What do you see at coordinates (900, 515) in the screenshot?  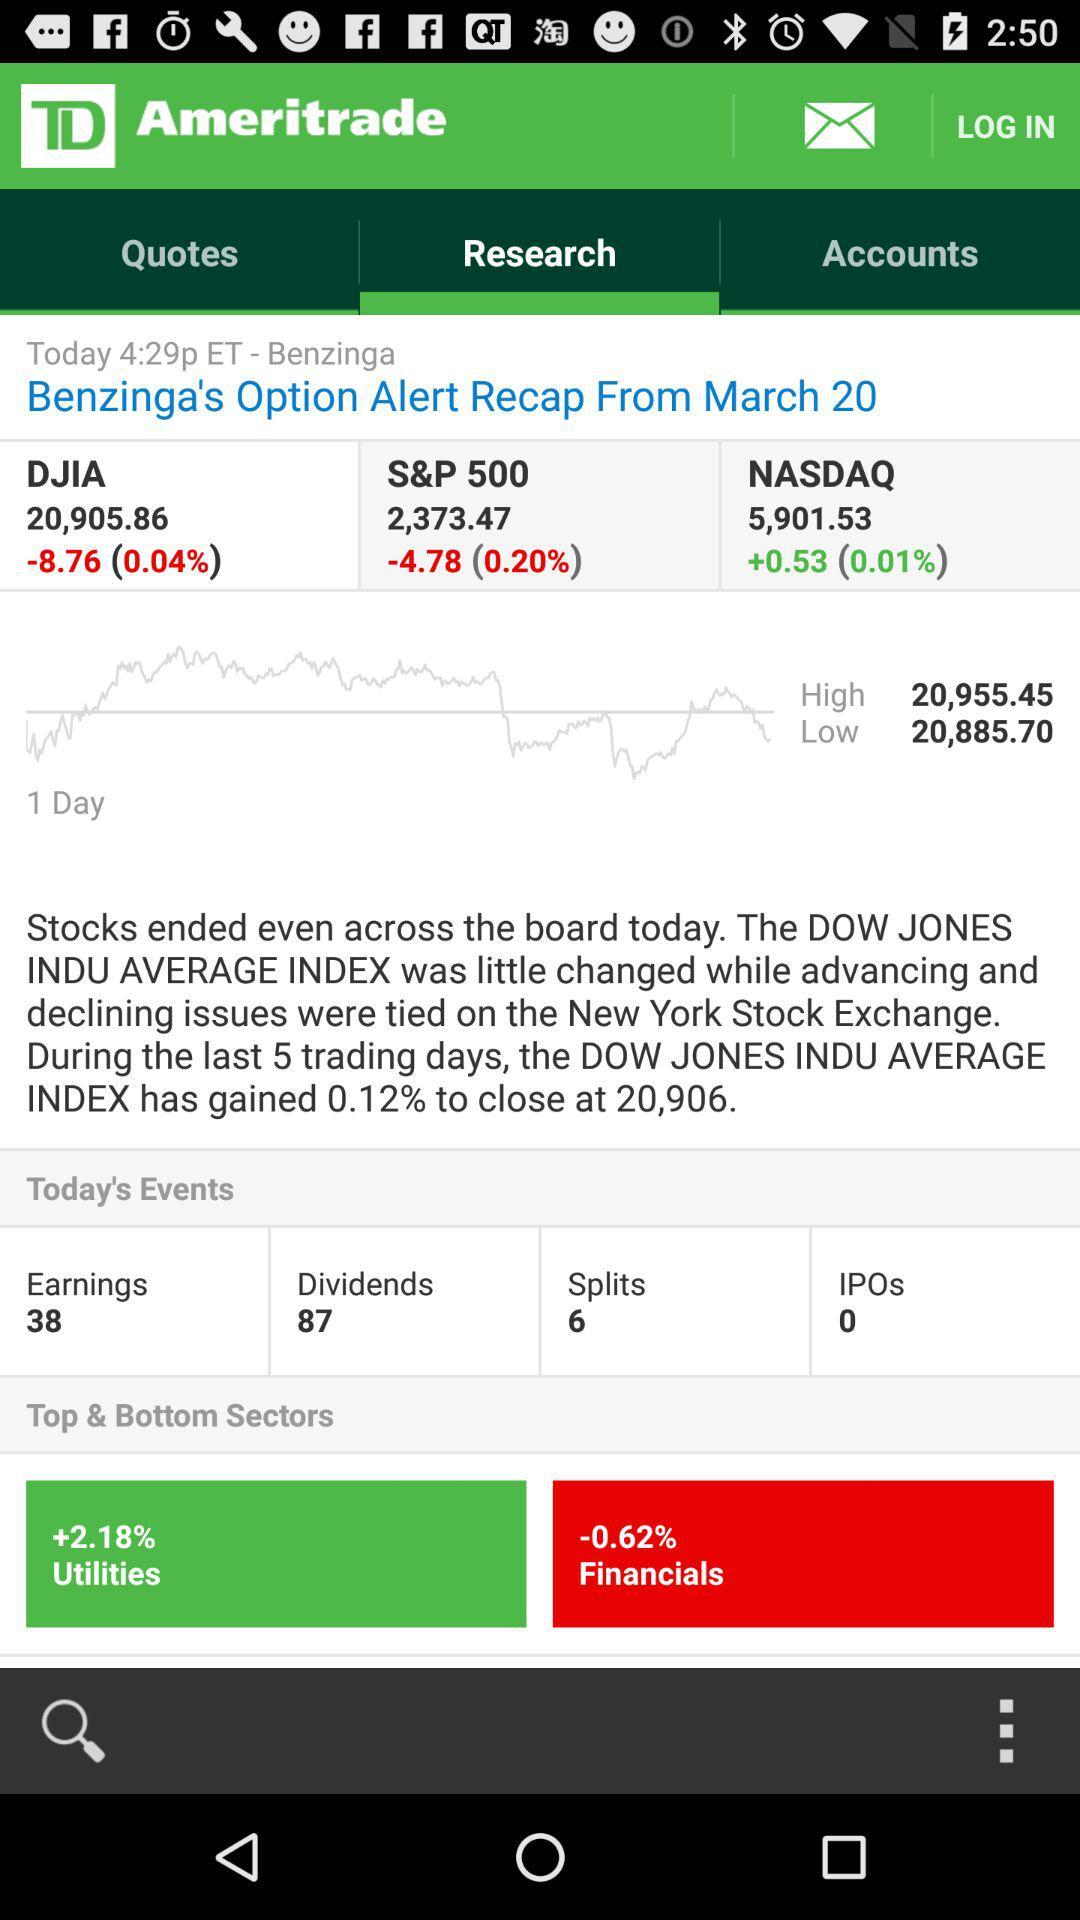 I see `nasdaq 5 901 app` at bounding box center [900, 515].